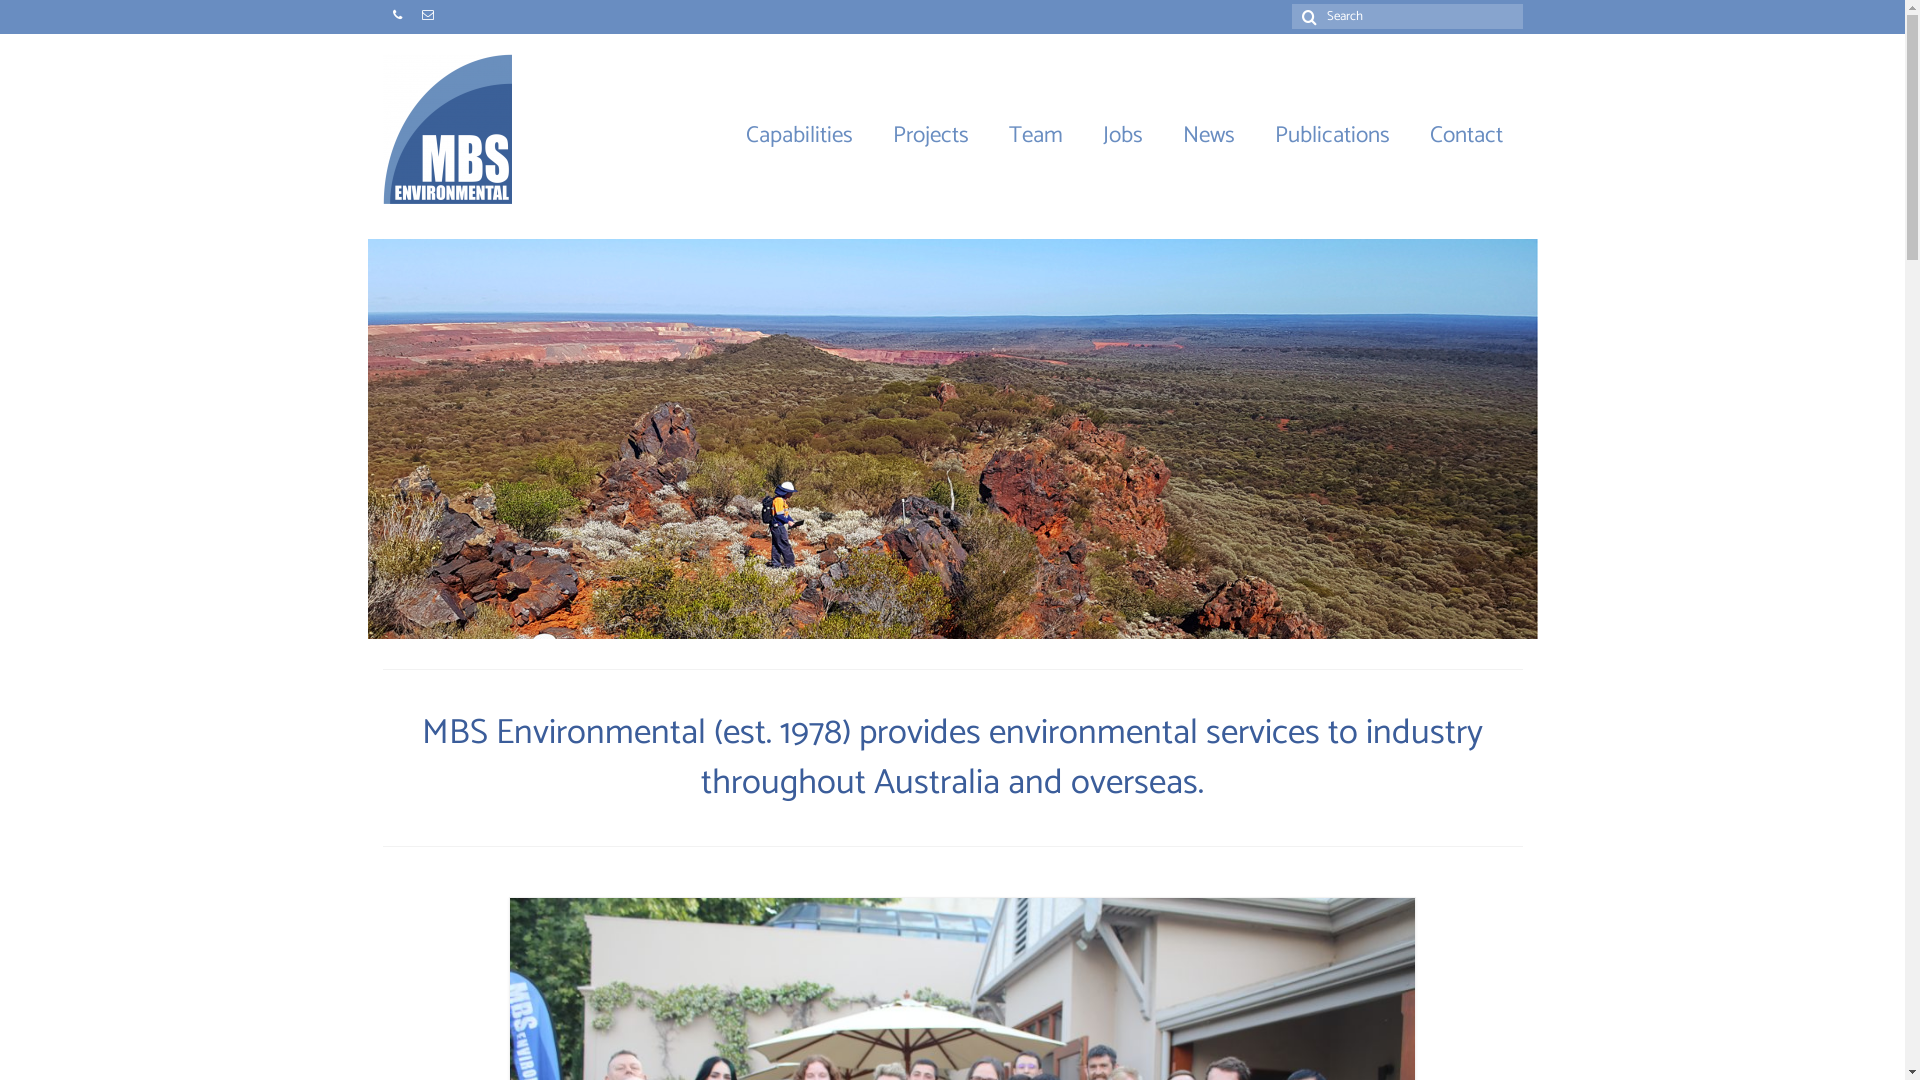  What do you see at coordinates (798, 135) in the screenshot?
I see `'Capabilities'` at bounding box center [798, 135].